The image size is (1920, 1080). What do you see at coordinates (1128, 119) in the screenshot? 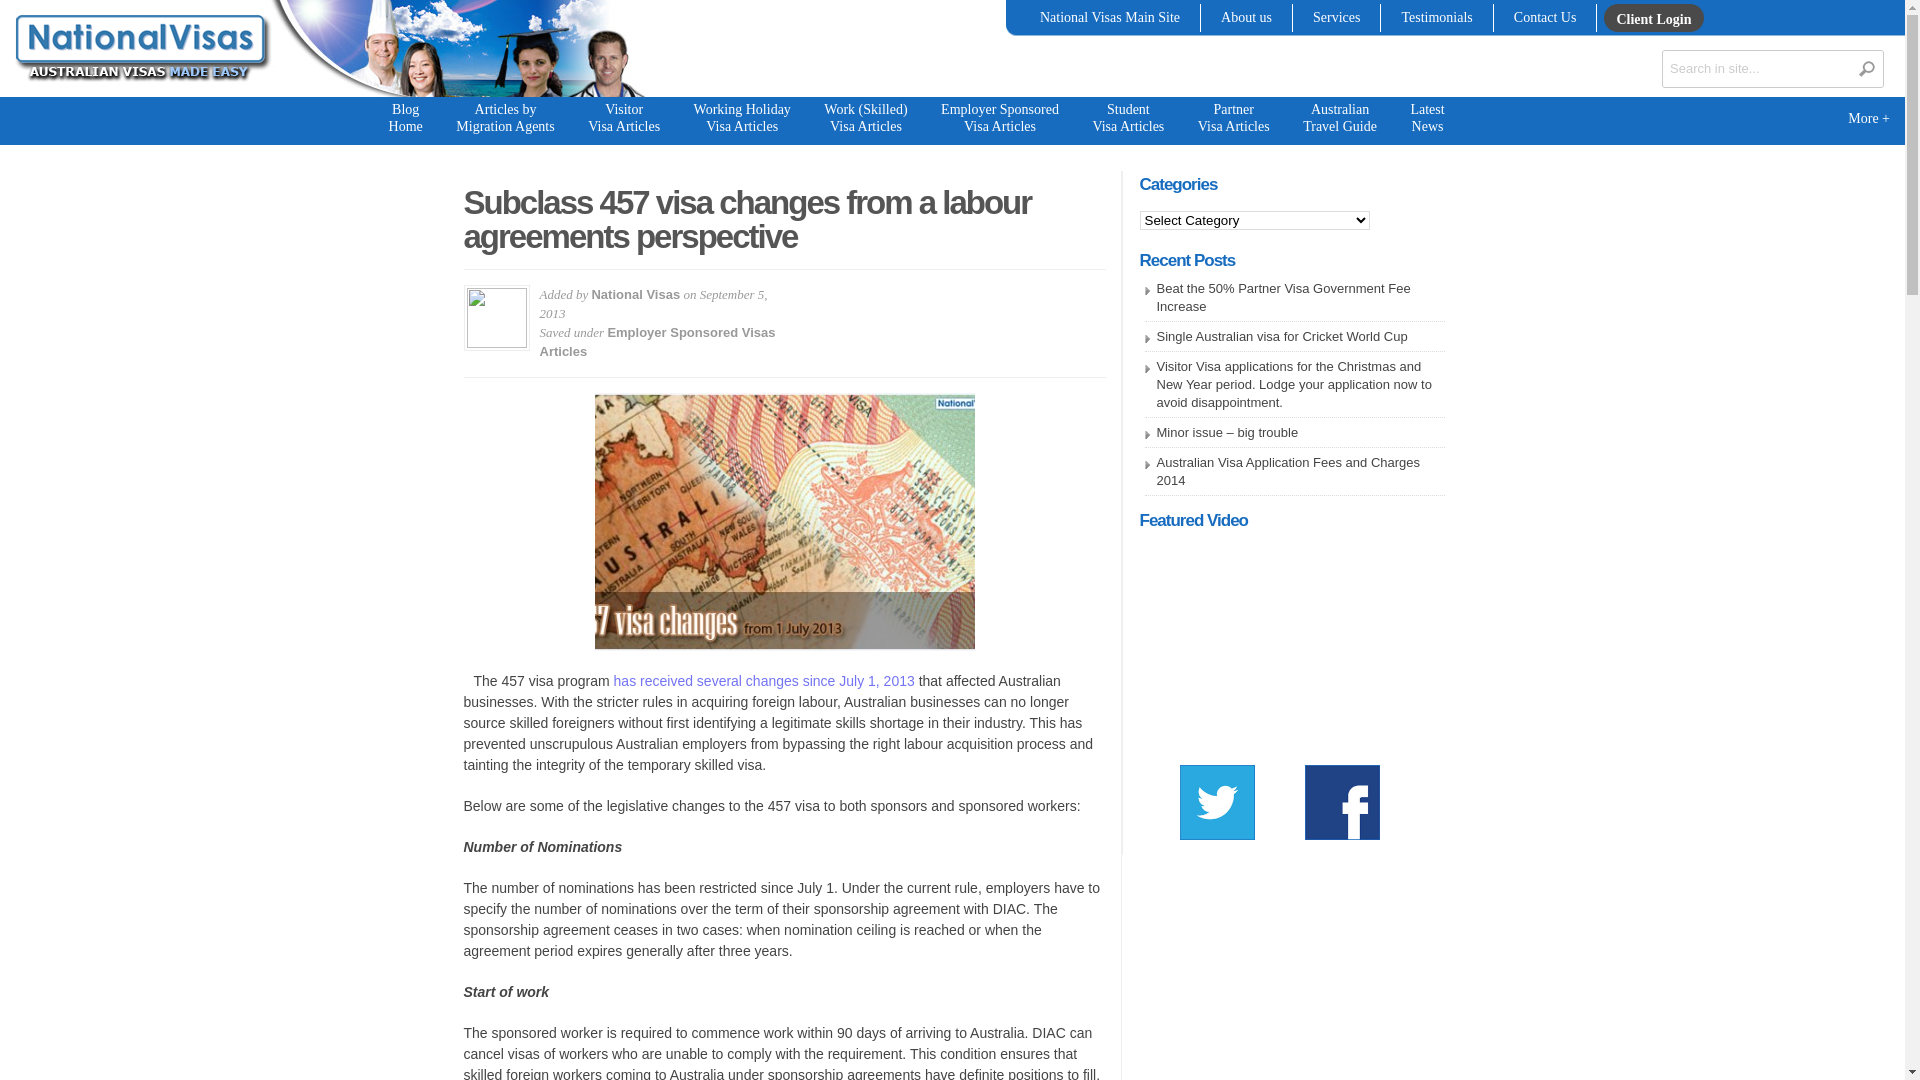
I see `'Student` at bounding box center [1128, 119].